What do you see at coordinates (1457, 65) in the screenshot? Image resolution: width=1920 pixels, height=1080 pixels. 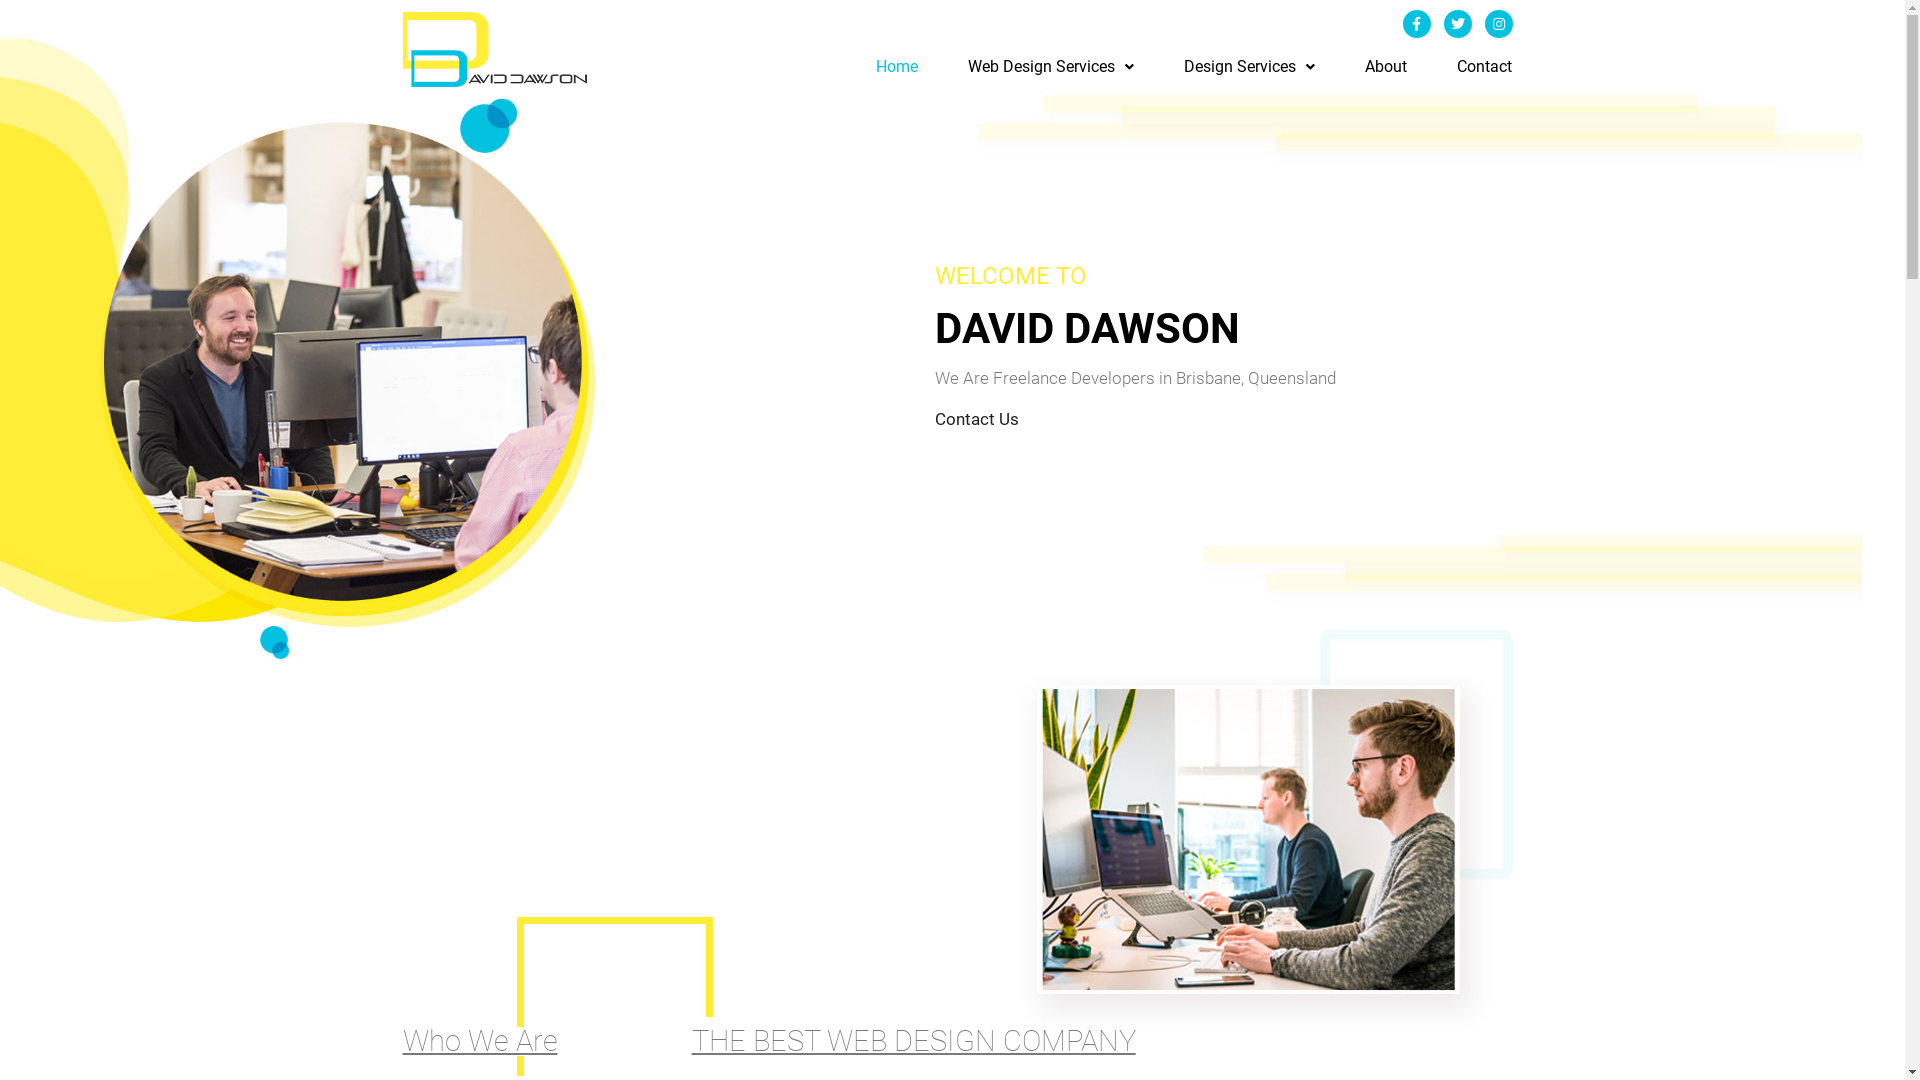 I see `'Contact'` at bounding box center [1457, 65].